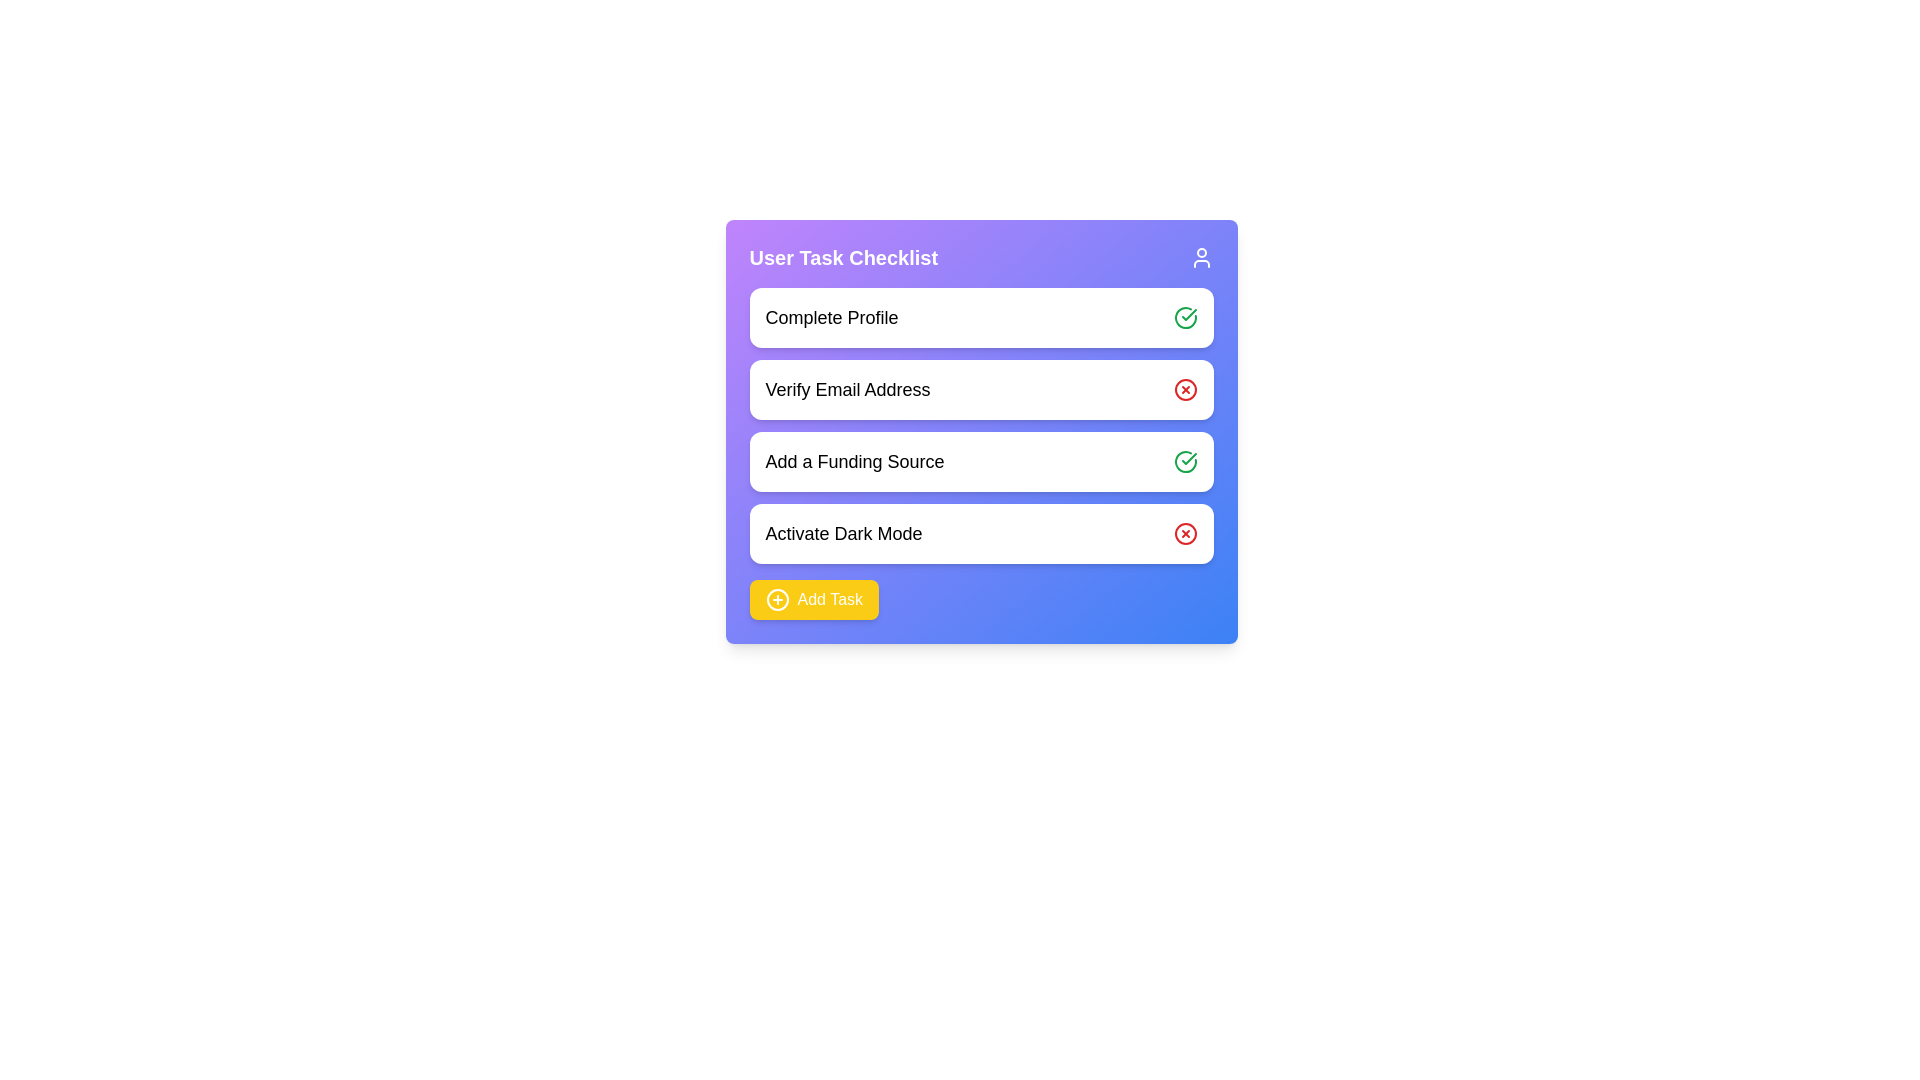 Image resolution: width=1920 pixels, height=1080 pixels. Describe the element at coordinates (1200, 257) in the screenshot. I see `the decorative icon located on the far-right of the 'User Task Checklist' header, next to the header text` at that location.